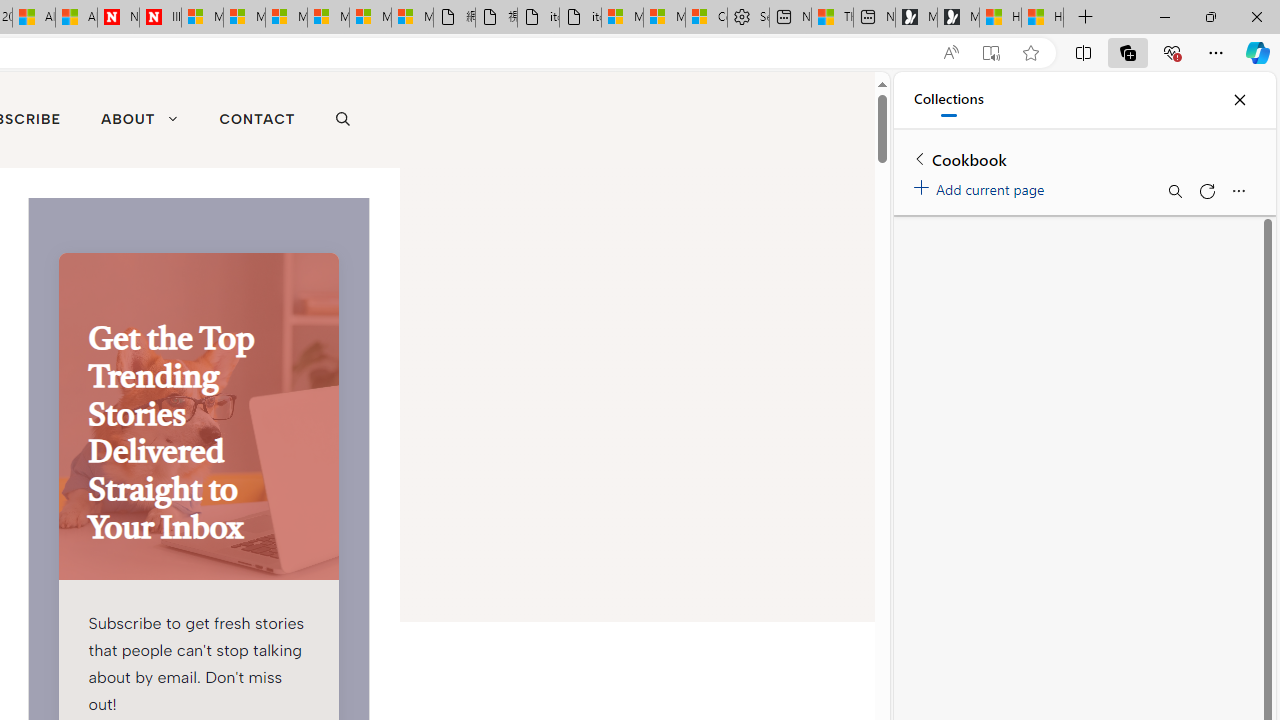 This screenshot has width=1280, height=720. Describe the element at coordinates (706, 17) in the screenshot. I see `'Consumer Health Data Privacy Policy'` at that location.